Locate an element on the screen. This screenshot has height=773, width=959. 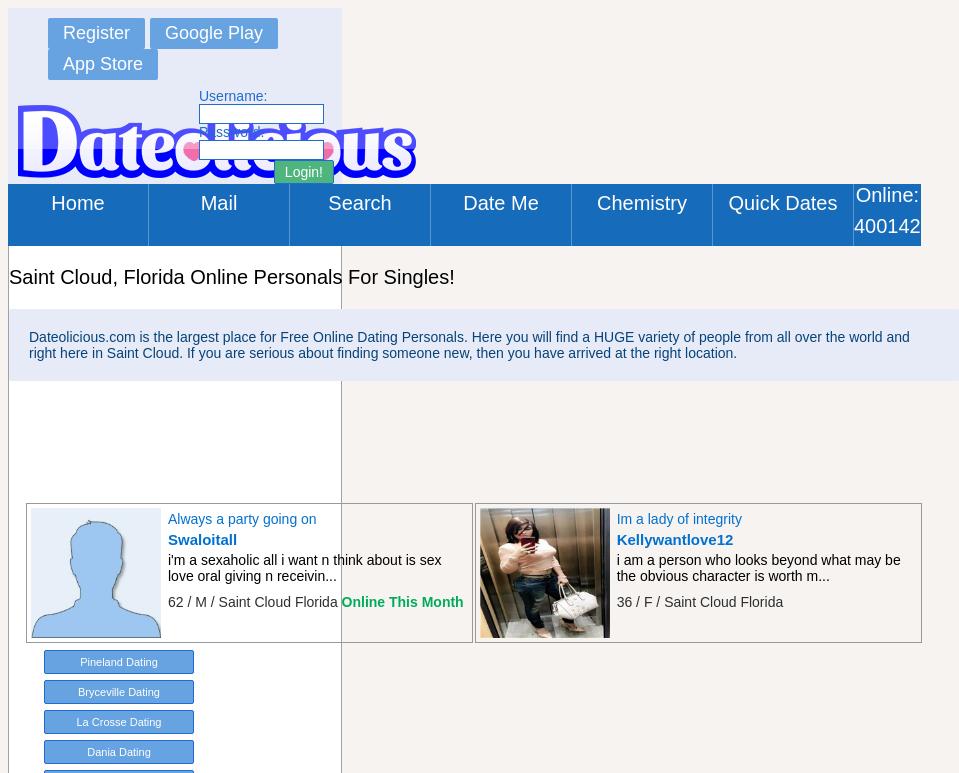
'Im a lady of integrity' is located at coordinates (614, 518).